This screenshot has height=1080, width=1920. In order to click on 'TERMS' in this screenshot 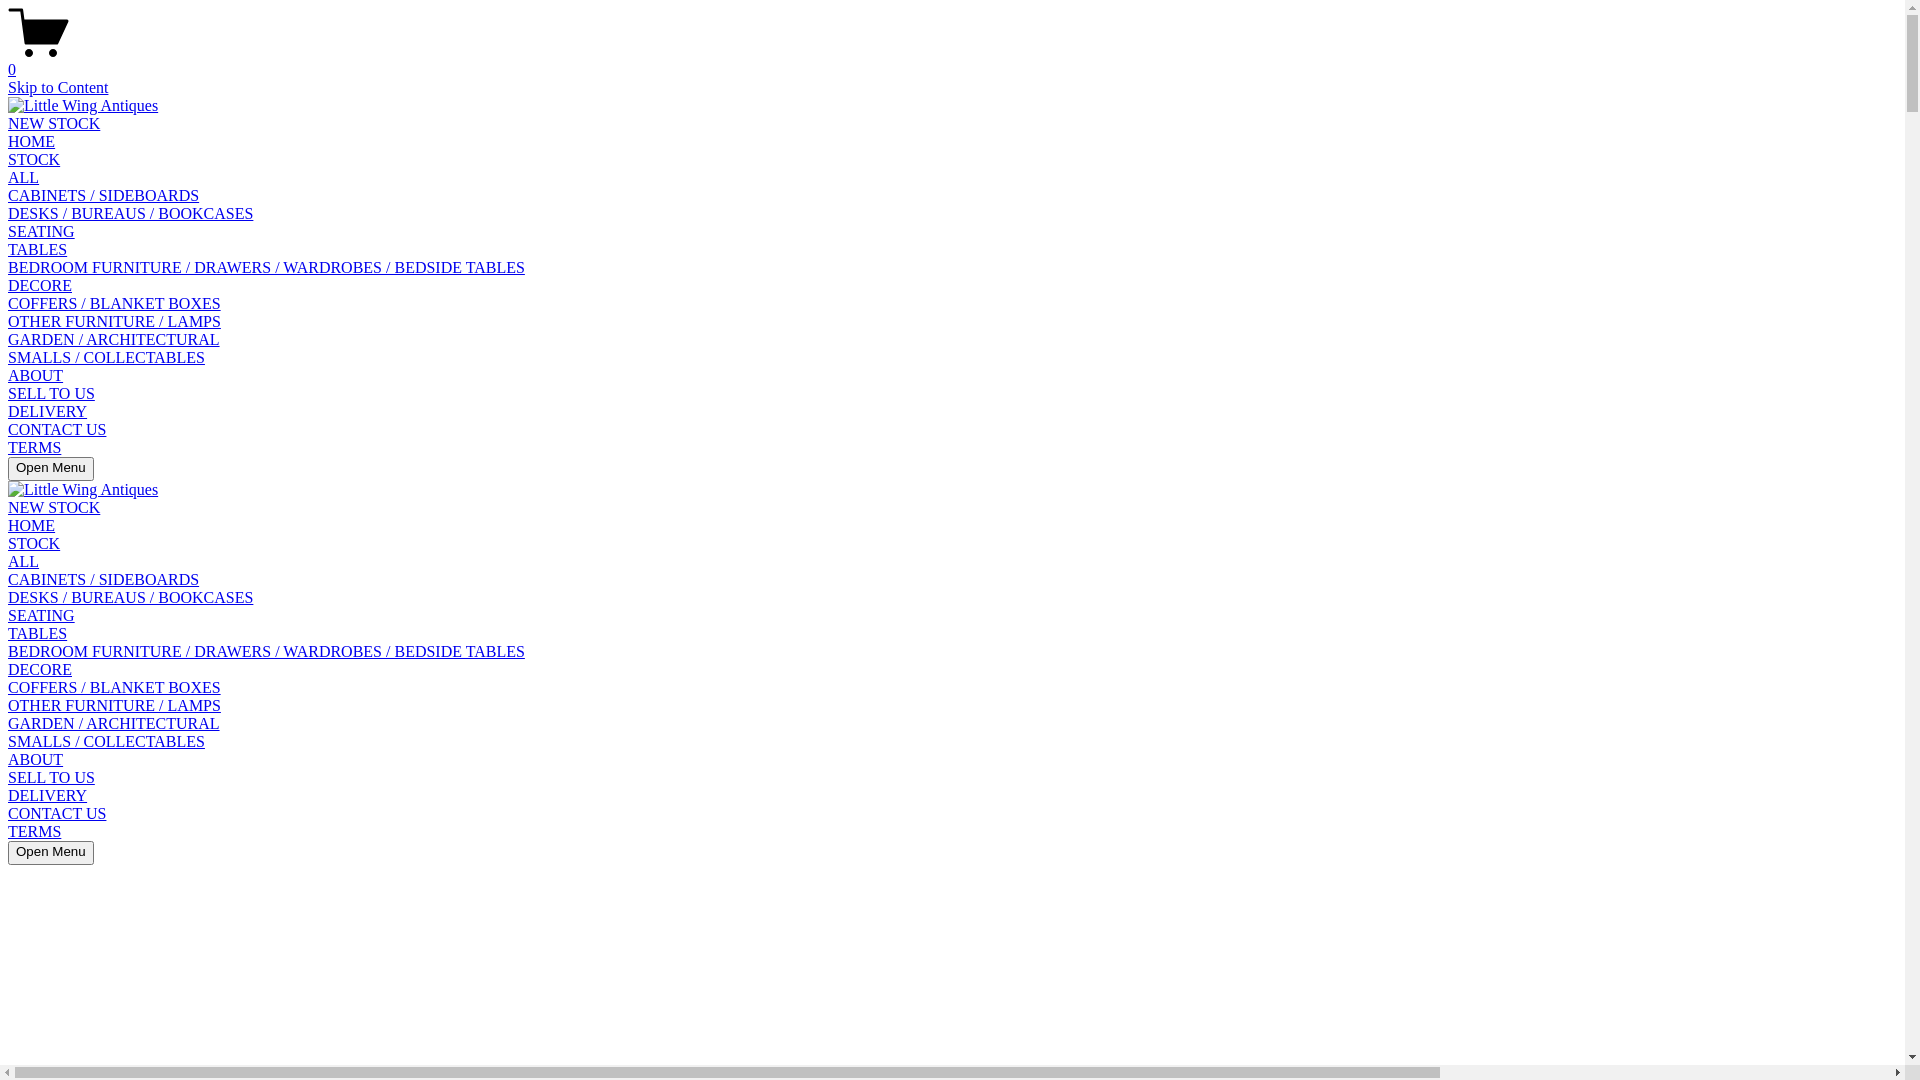, I will do `click(8, 831)`.